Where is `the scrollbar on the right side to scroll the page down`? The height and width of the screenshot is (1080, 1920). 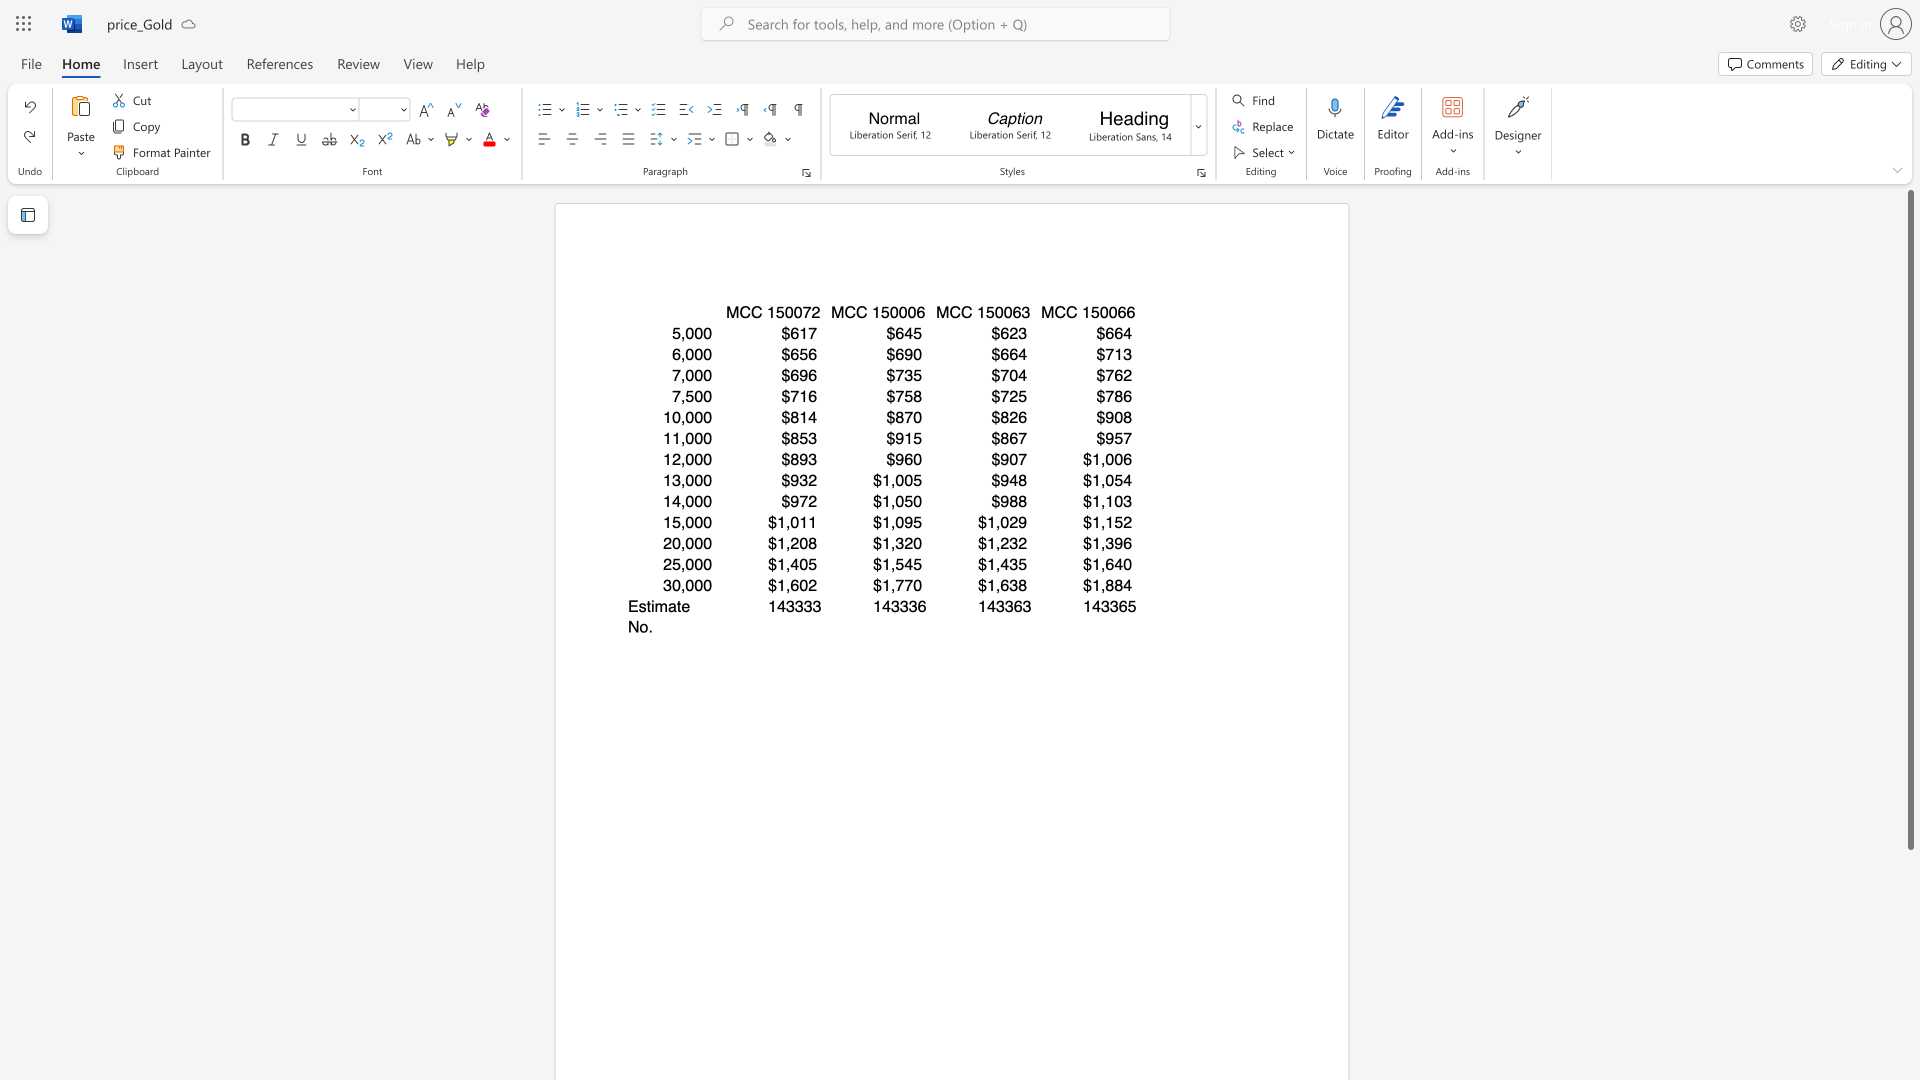 the scrollbar on the right side to scroll the page down is located at coordinates (1909, 1068).